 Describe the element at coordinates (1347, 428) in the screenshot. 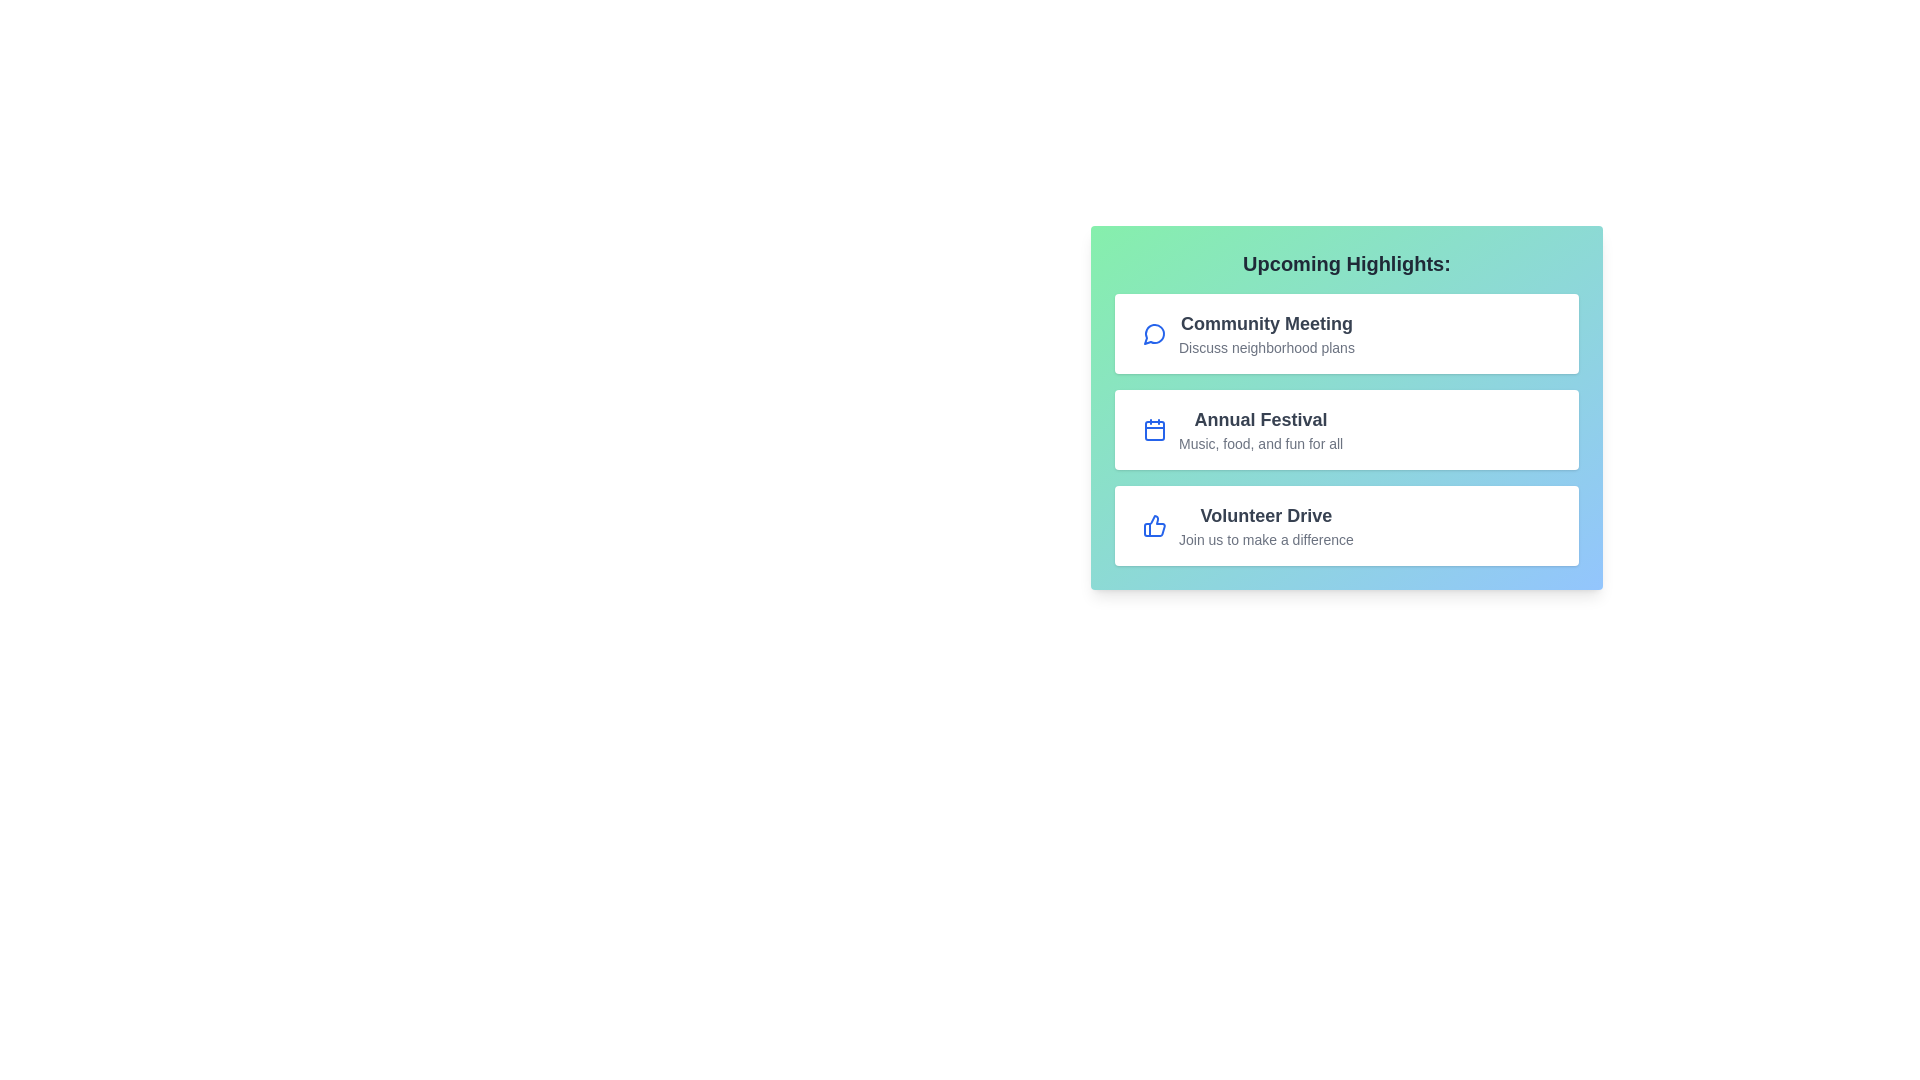

I see `the event item Annual Festival to observe its hover effect` at that location.